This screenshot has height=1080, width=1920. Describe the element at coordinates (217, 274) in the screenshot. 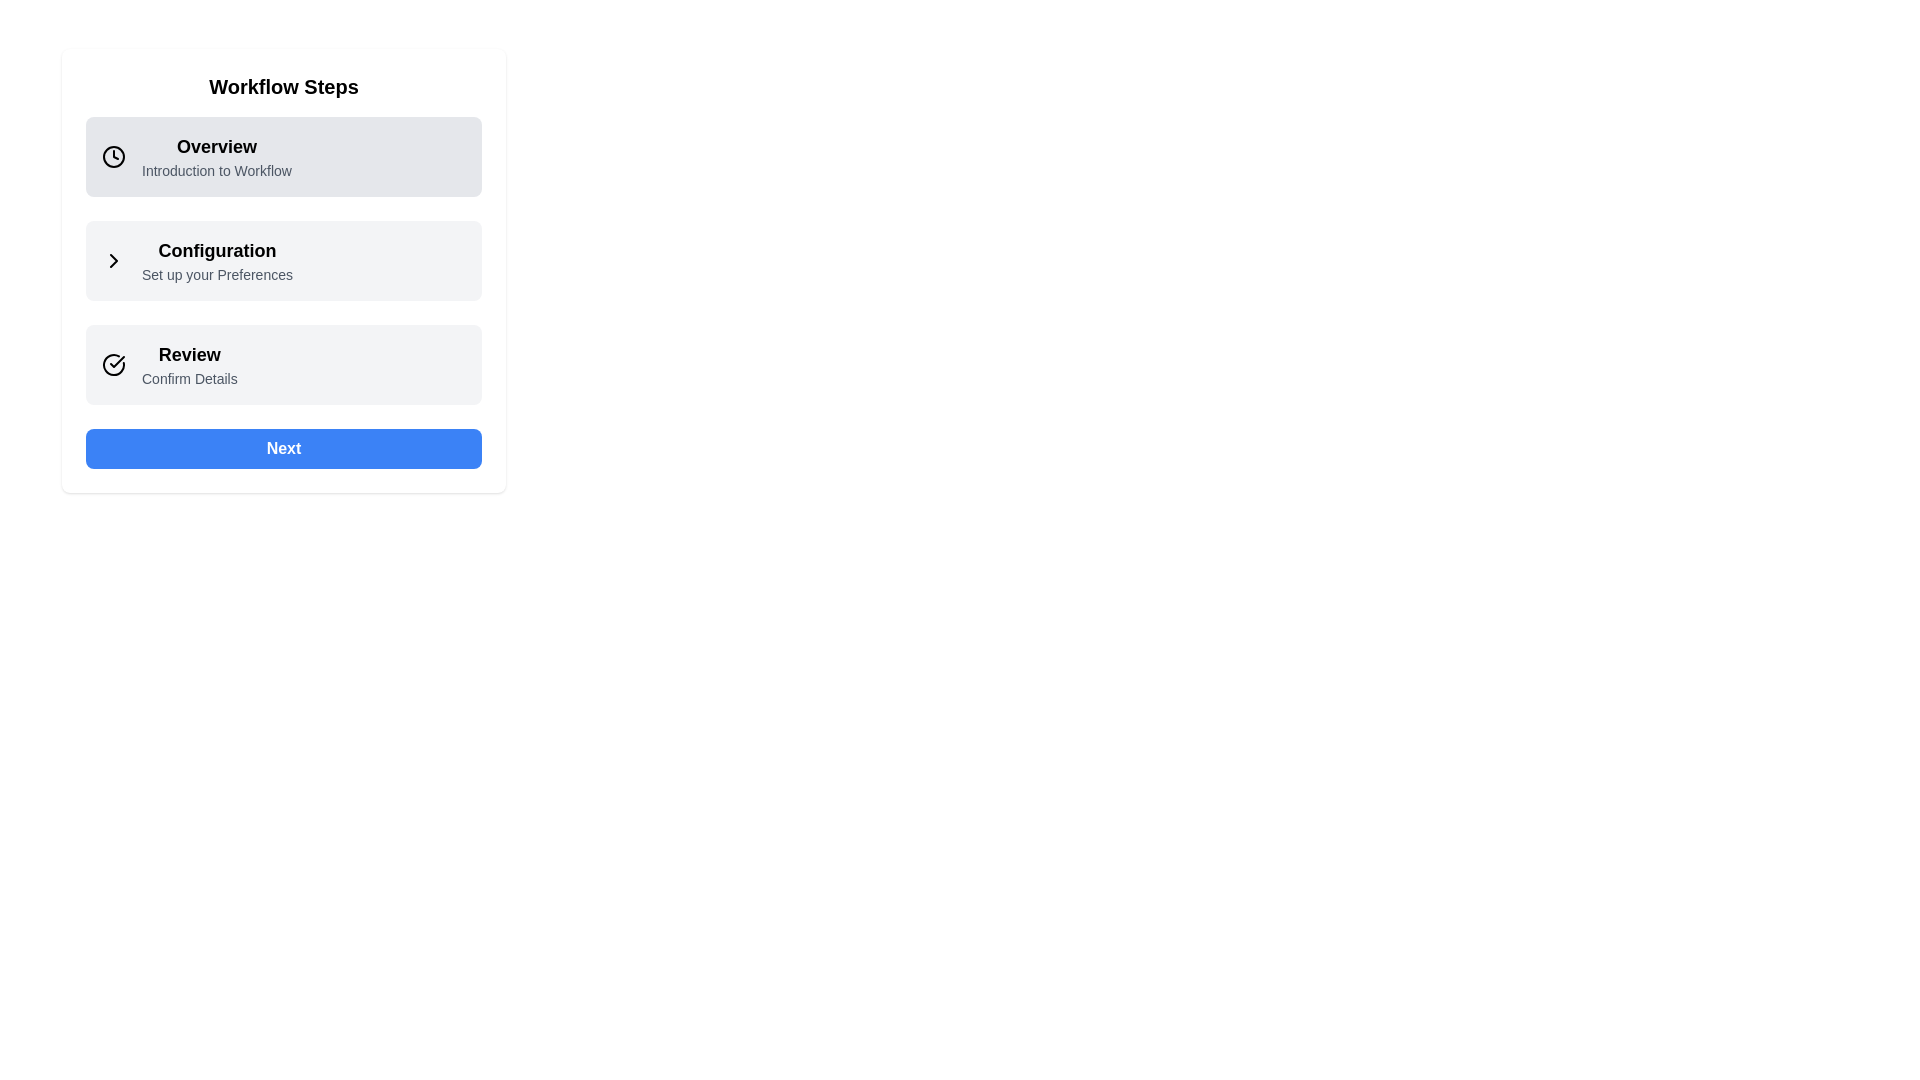

I see `the static text label providing guidance for the 'Configuration' step, which is positioned directly below the 'Configuration' title in the 'Workflow Steps' section` at that location.